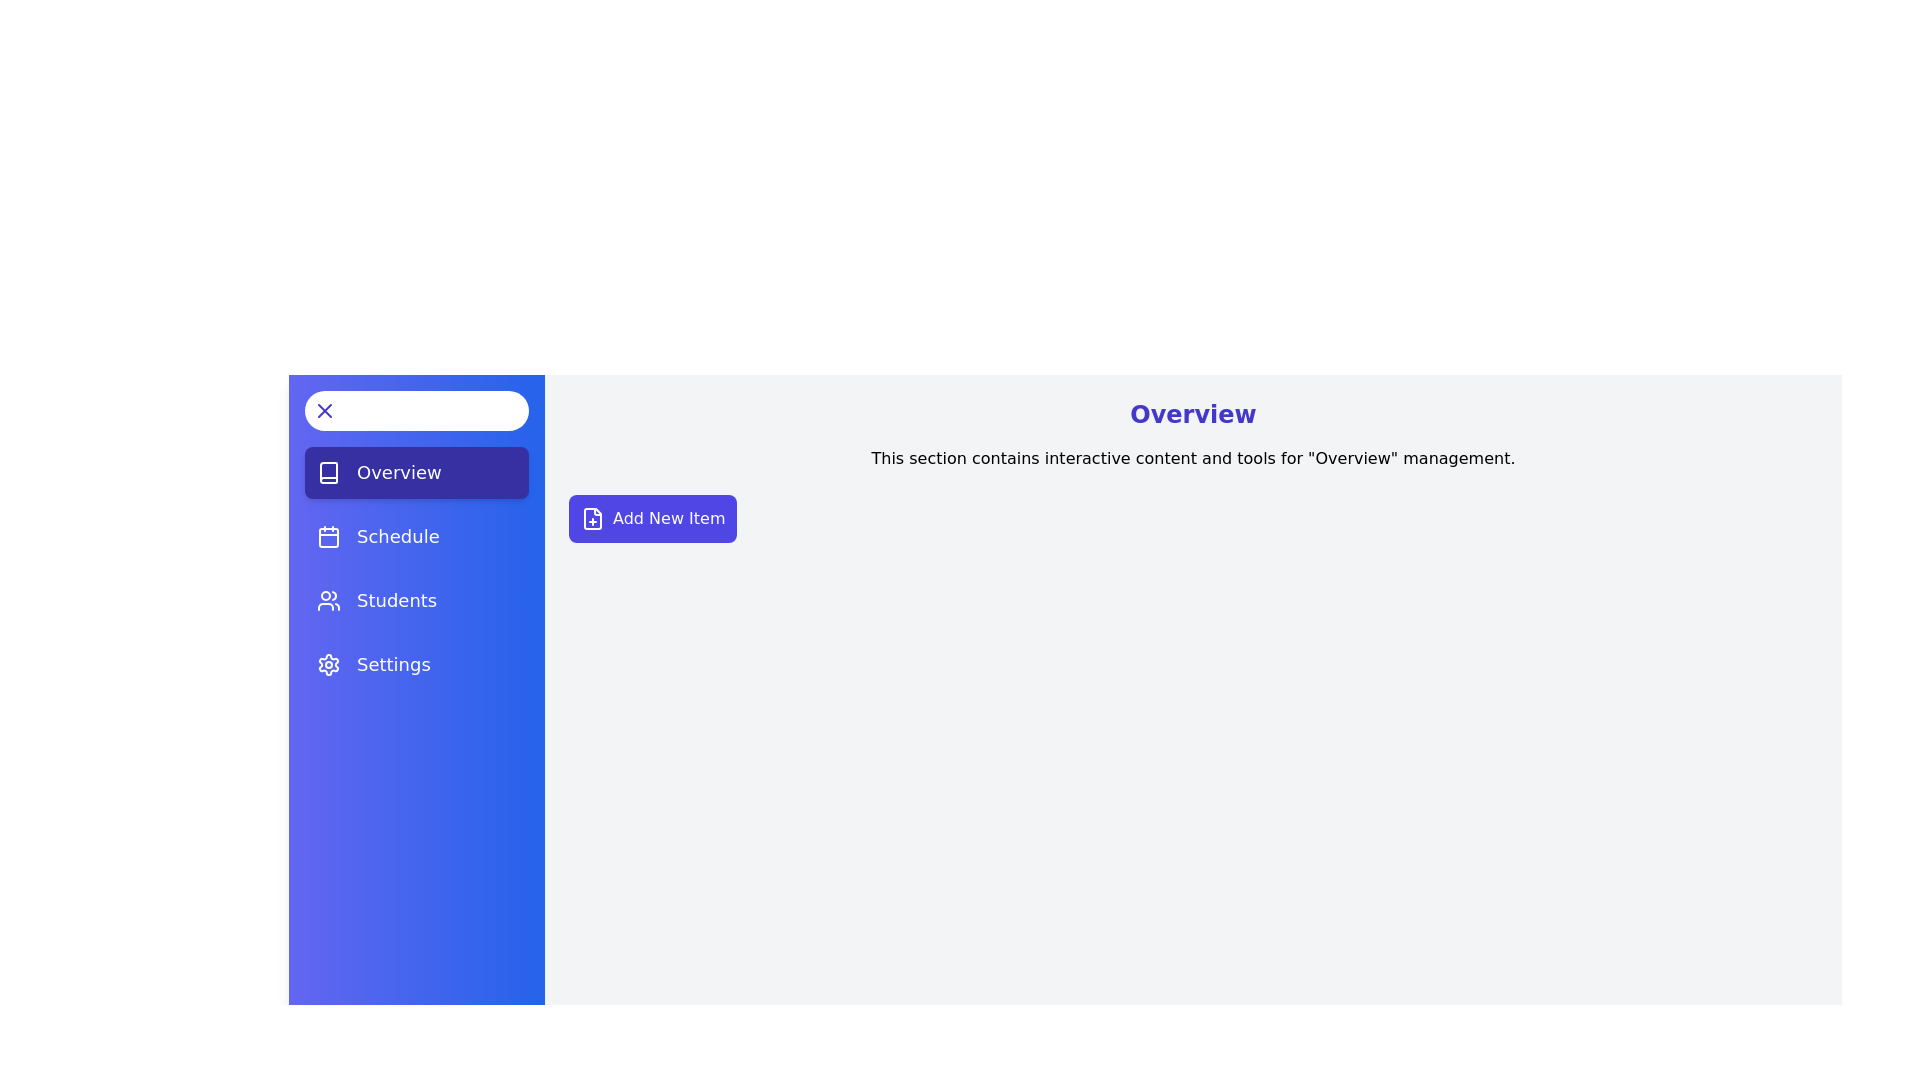 This screenshot has width=1920, height=1080. What do you see at coordinates (416, 535) in the screenshot?
I see `the section Schedule from the navigation drawer` at bounding box center [416, 535].